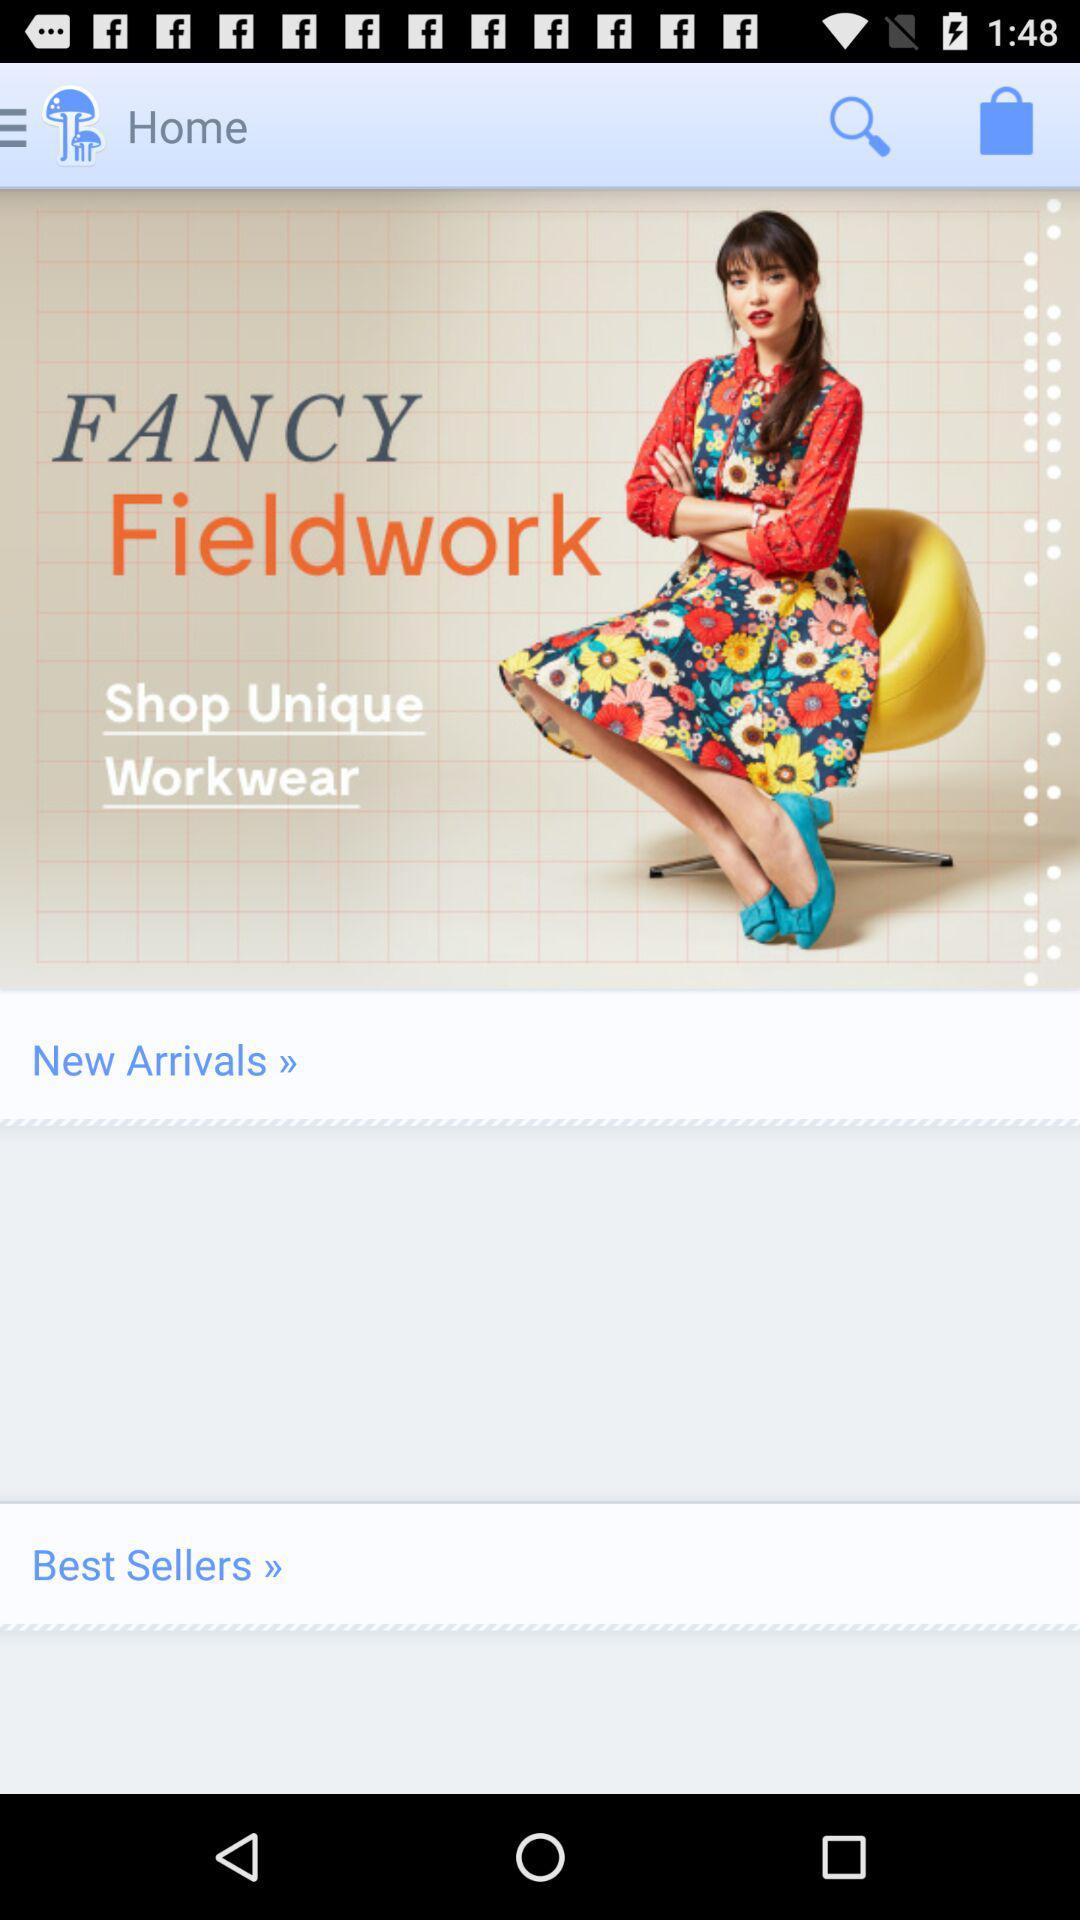 The width and height of the screenshot is (1080, 1920). I want to click on item at the bottom left corner, so click(156, 1562).